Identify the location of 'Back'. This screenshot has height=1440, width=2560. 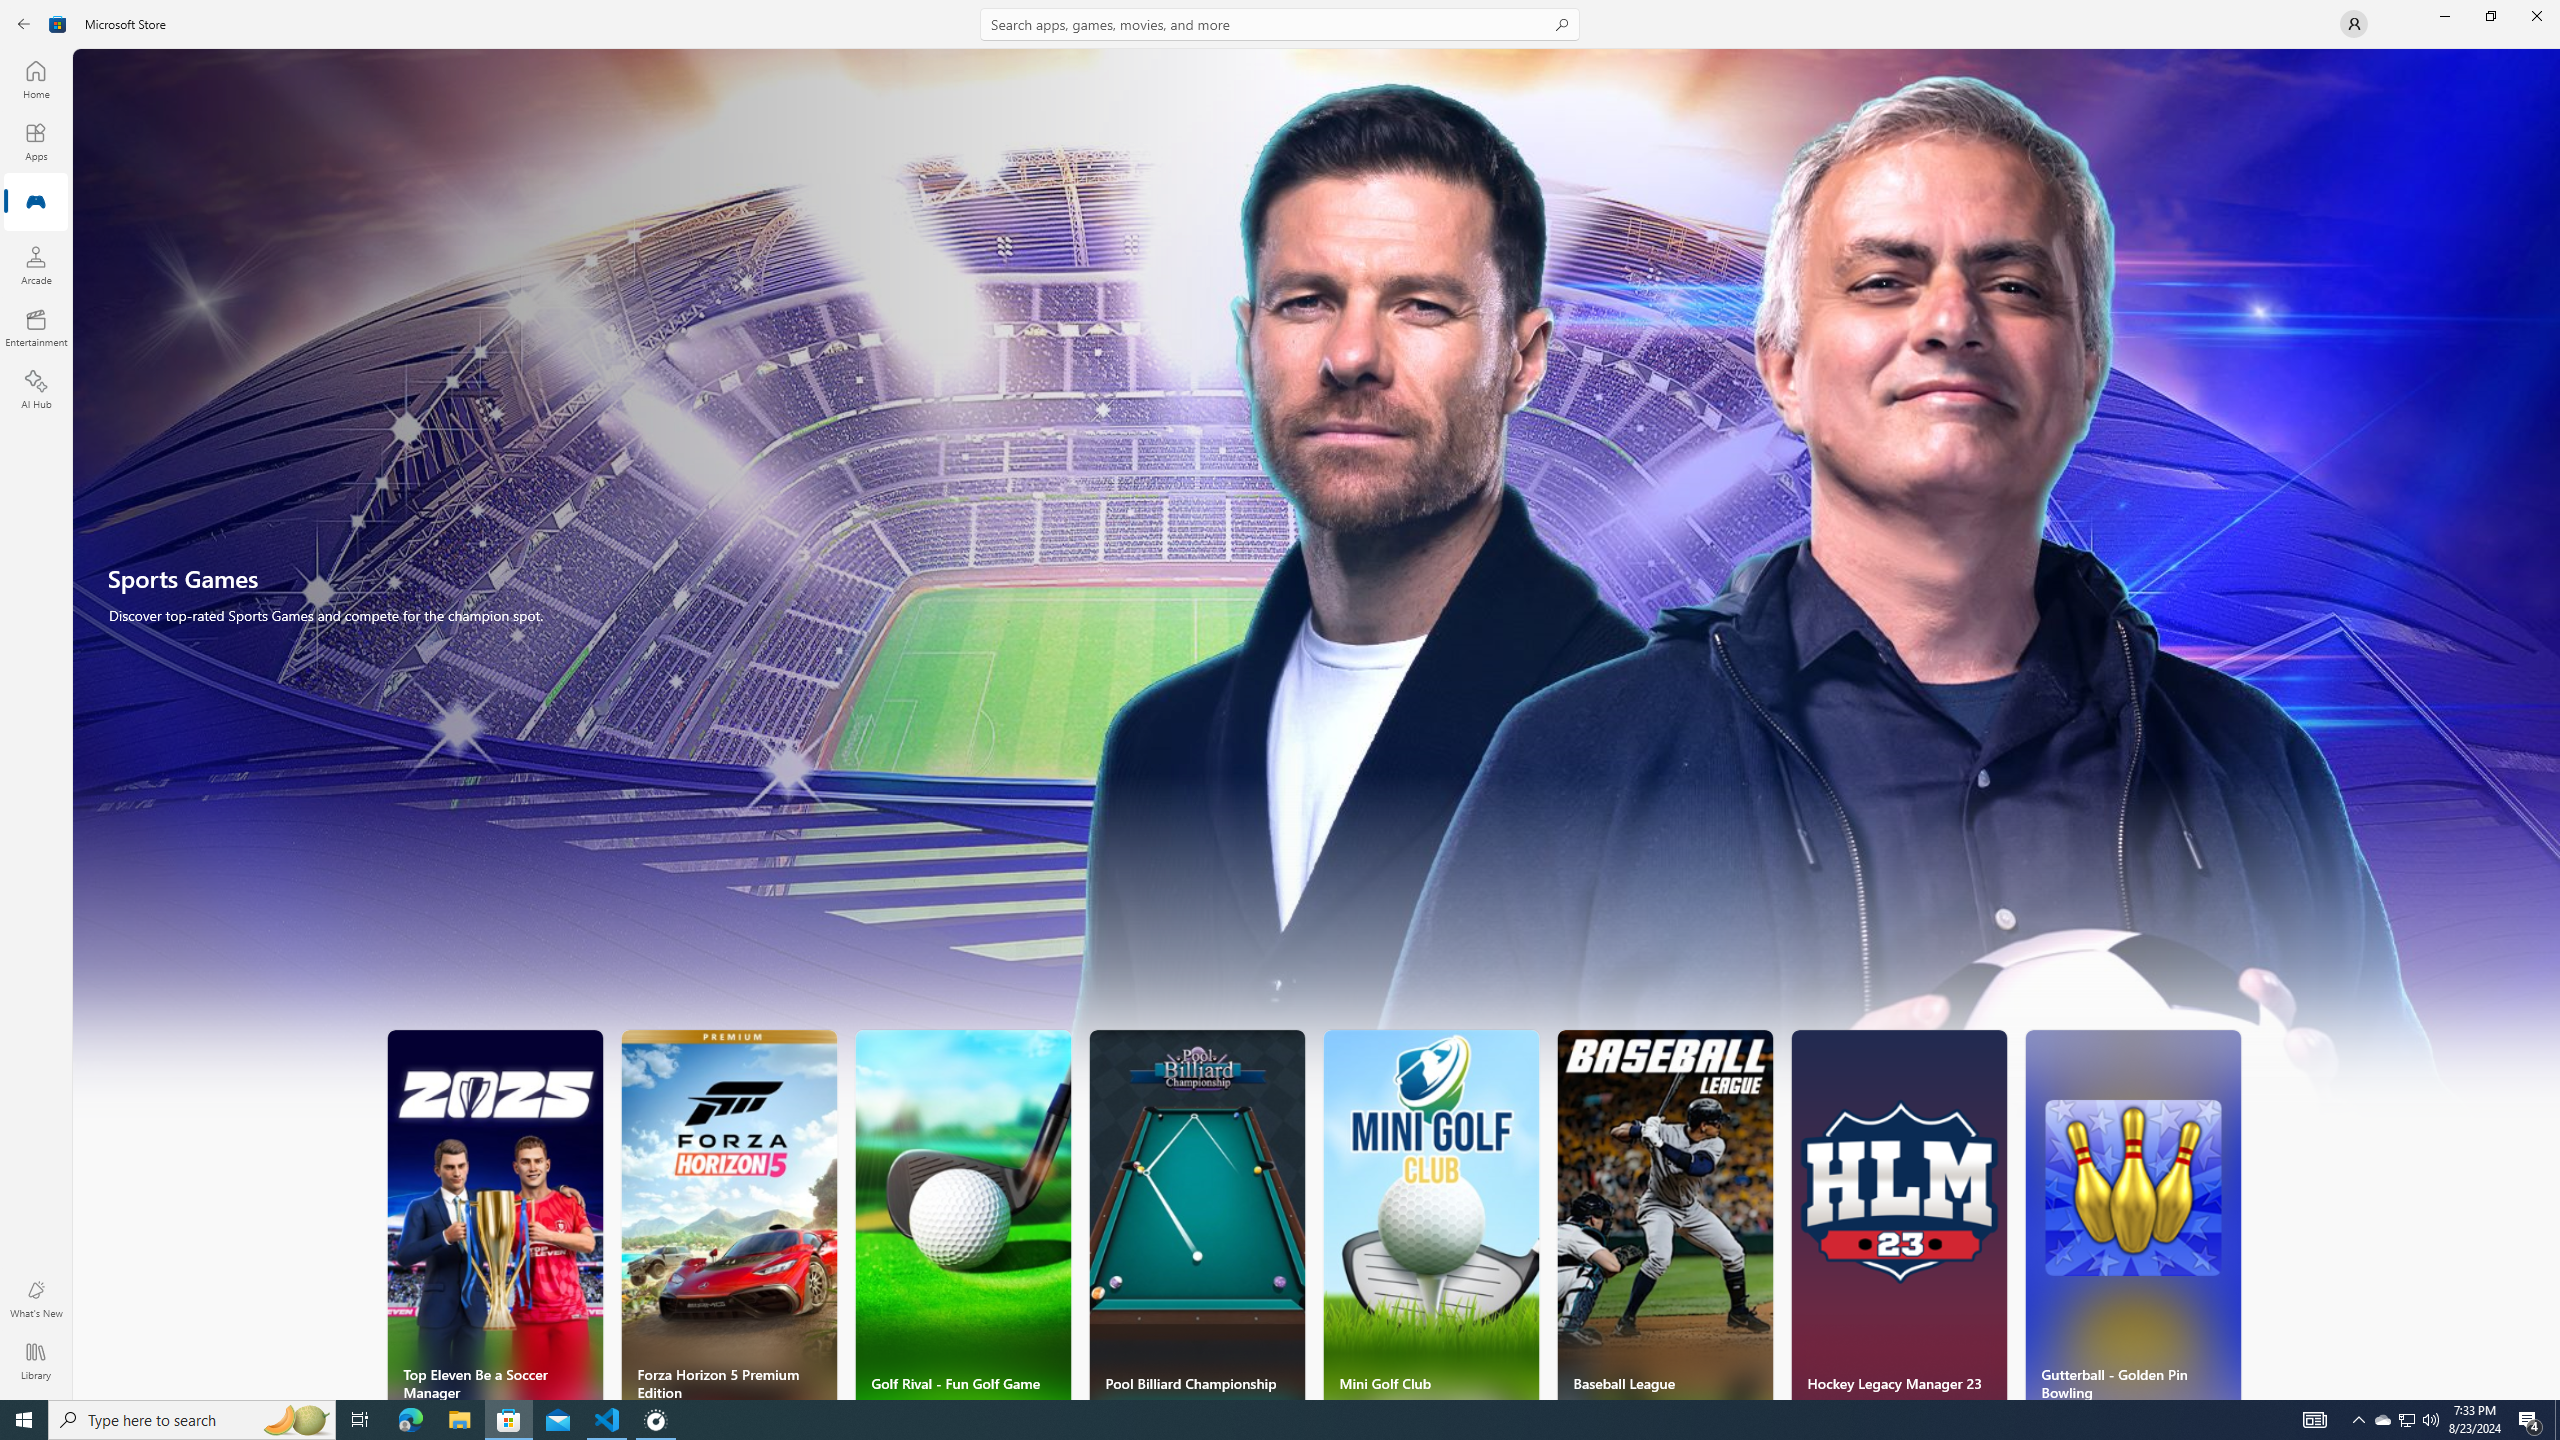
(24, 22).